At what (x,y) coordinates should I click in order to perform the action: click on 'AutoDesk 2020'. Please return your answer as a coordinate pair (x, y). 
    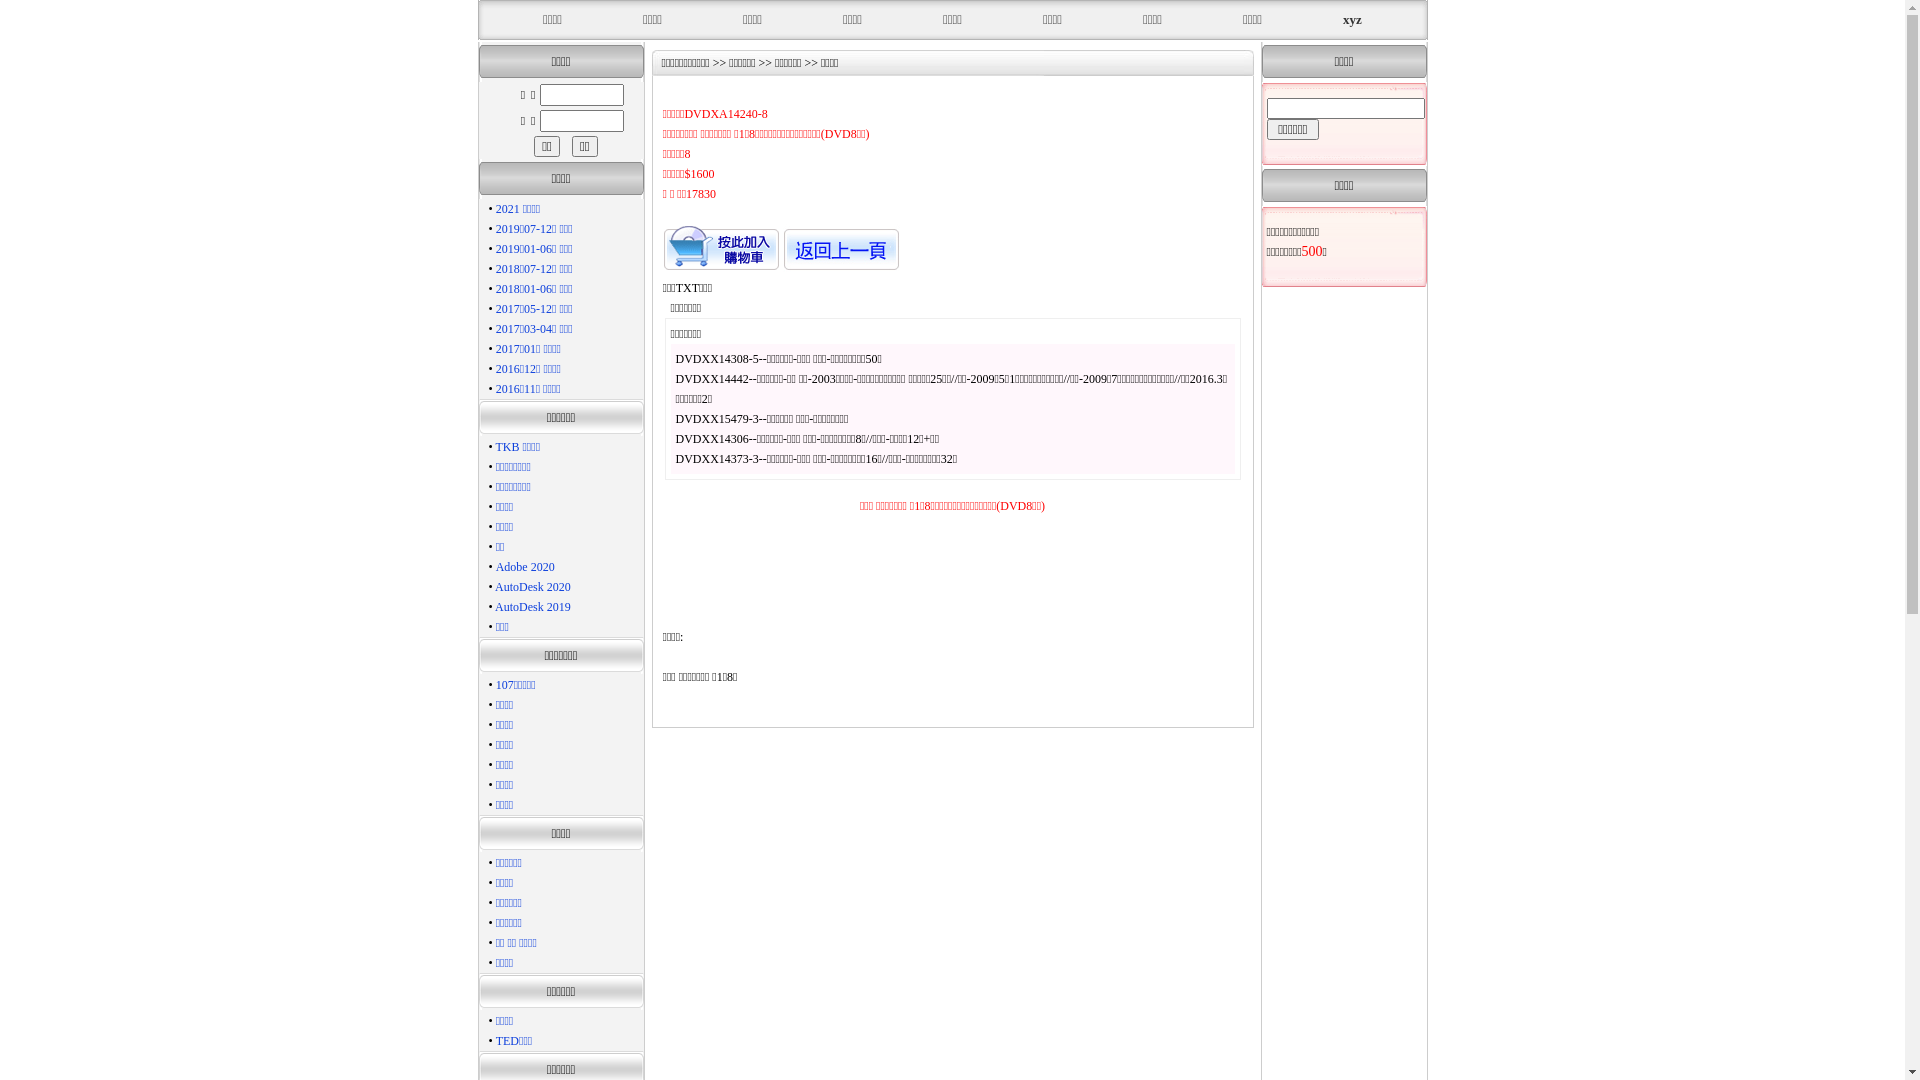
    Looking at the image, I should click on (532, 585).